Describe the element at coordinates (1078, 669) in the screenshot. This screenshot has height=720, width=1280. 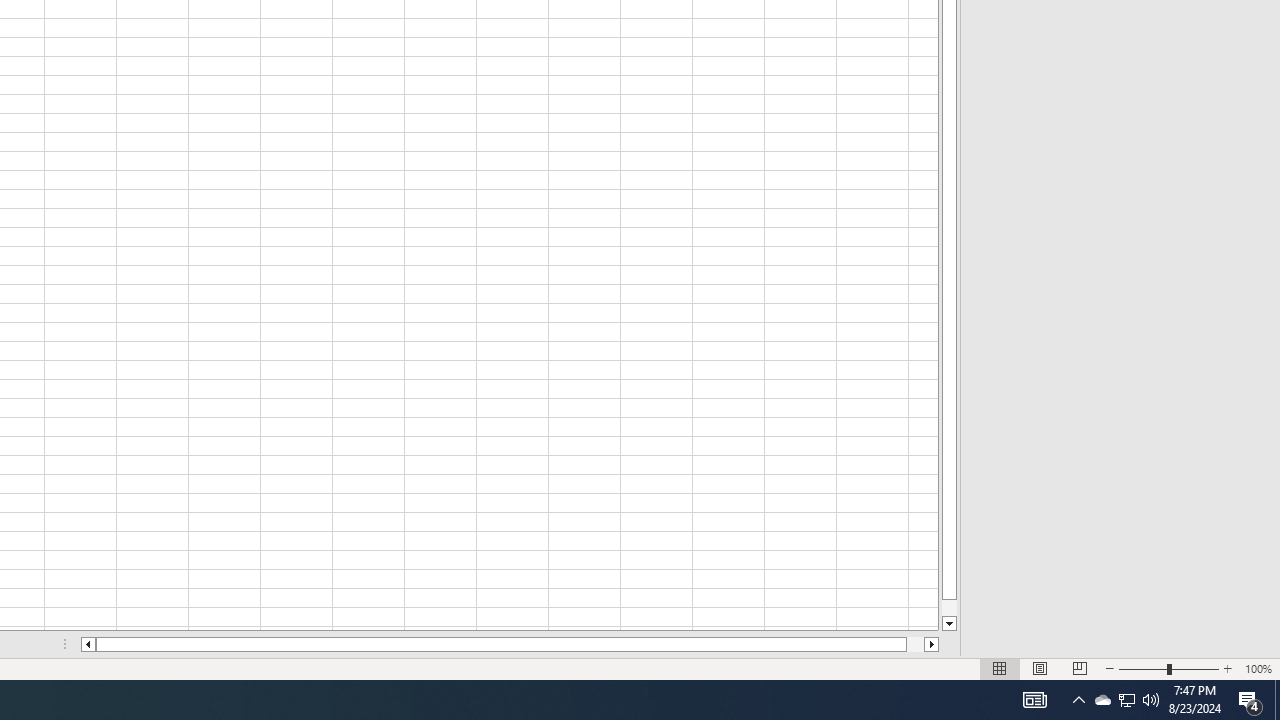
I see `'Page Break Preview'` at that location.